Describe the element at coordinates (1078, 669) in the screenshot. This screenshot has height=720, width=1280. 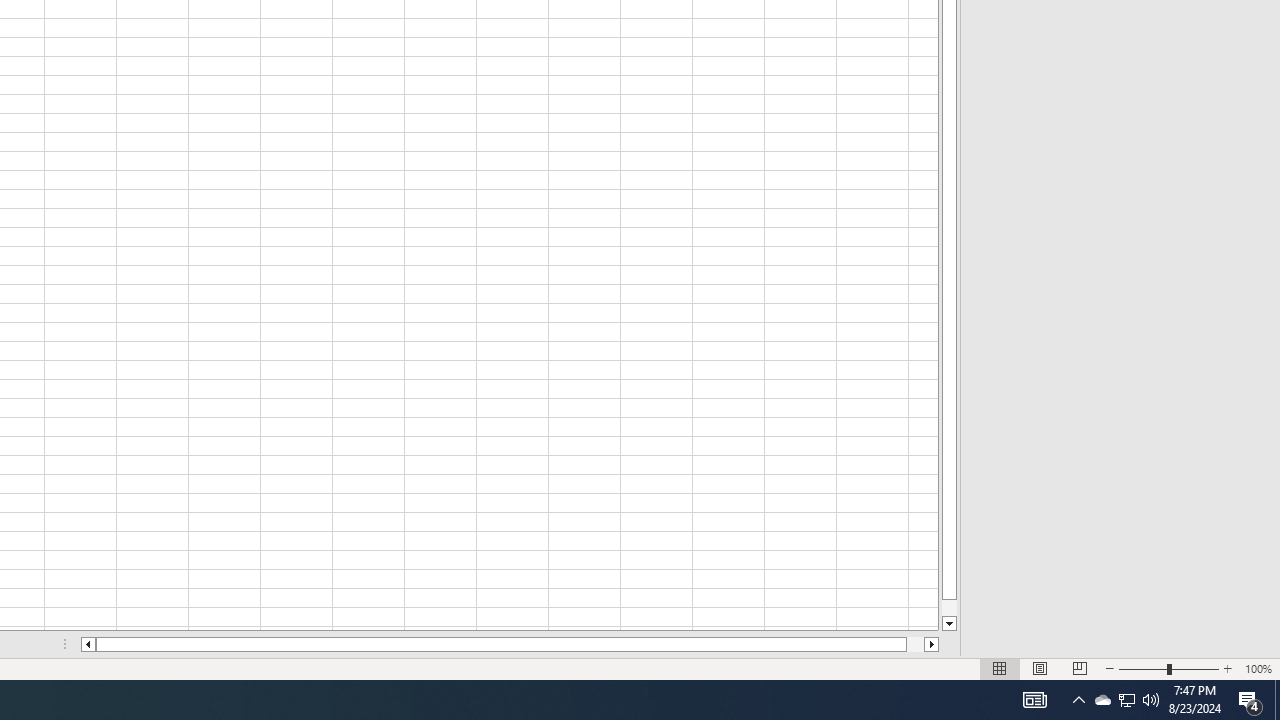
I see `'Page Break Preview'` at that location.